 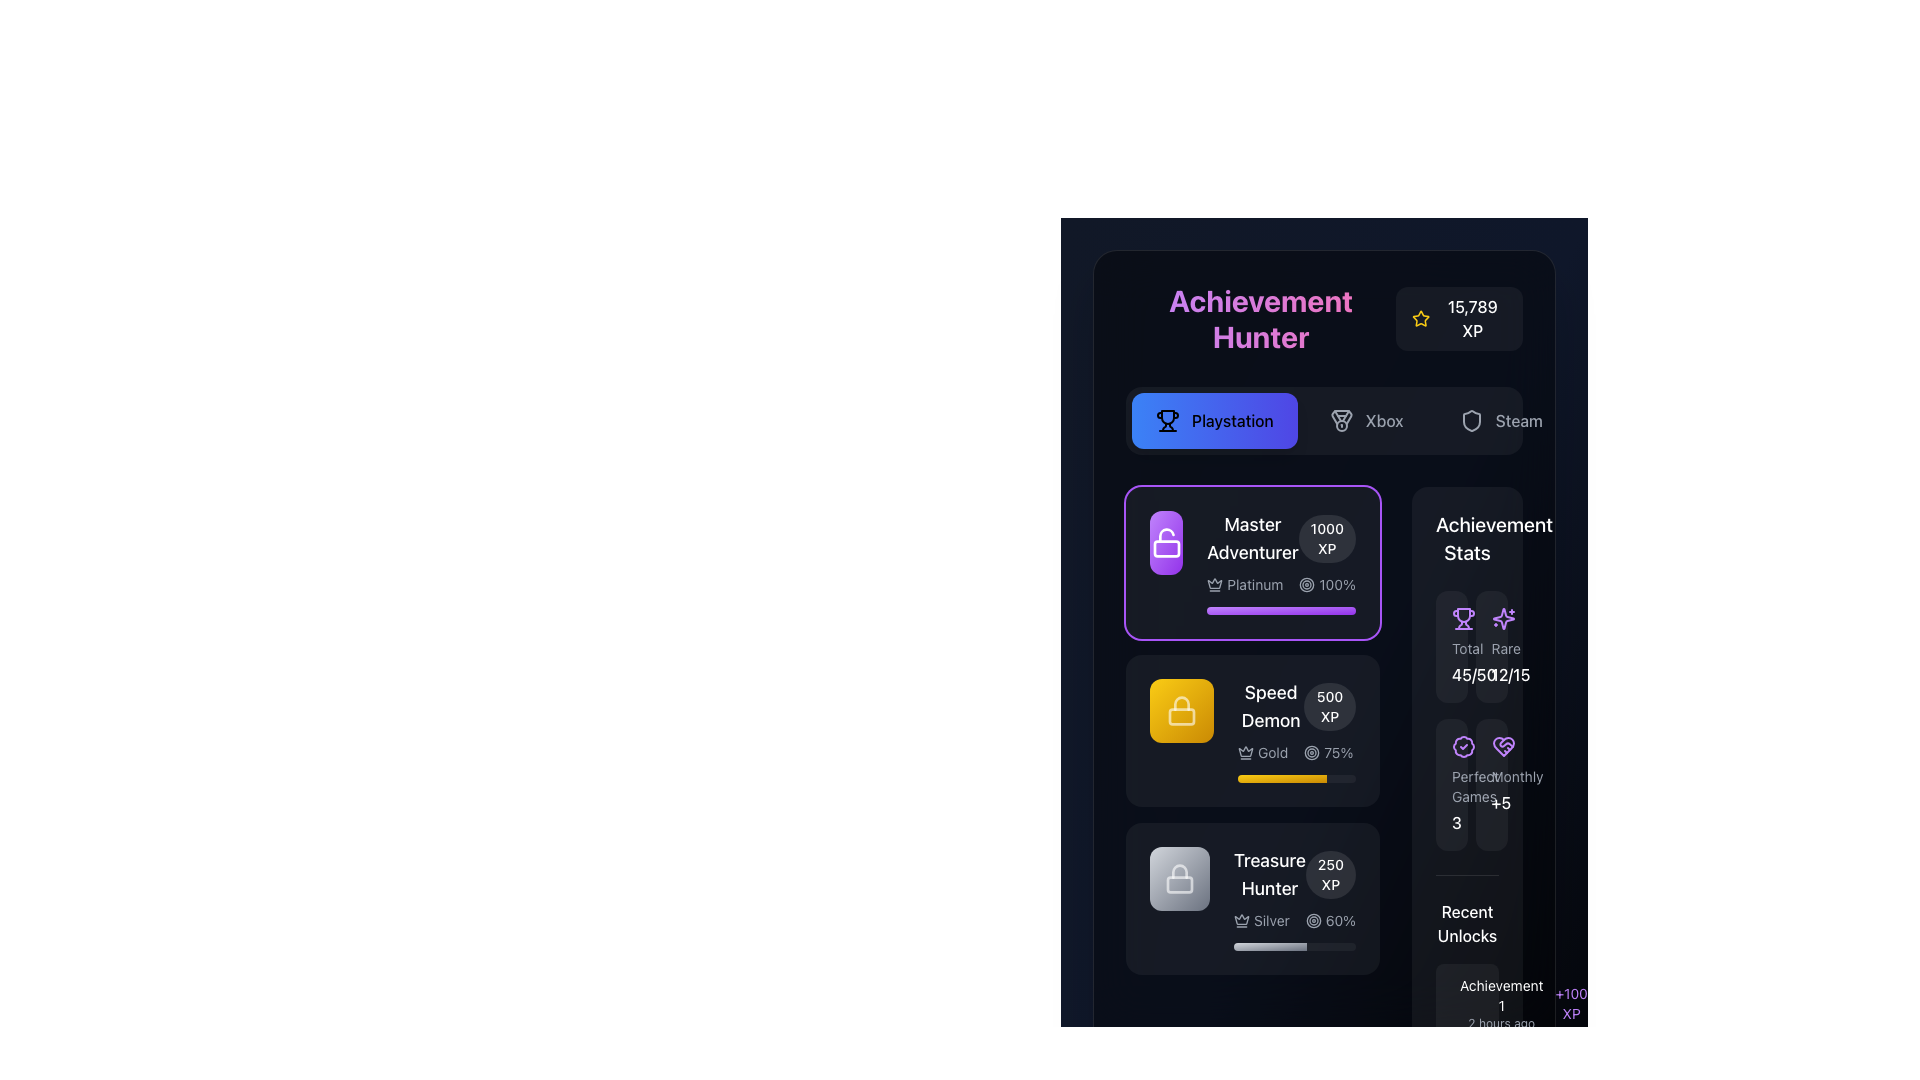 I want to click on the experience points indicator label located to the right of the 'Master Adventurer' text within the achievement card at the top of the listed achievements, so click(x=1327, y=538).